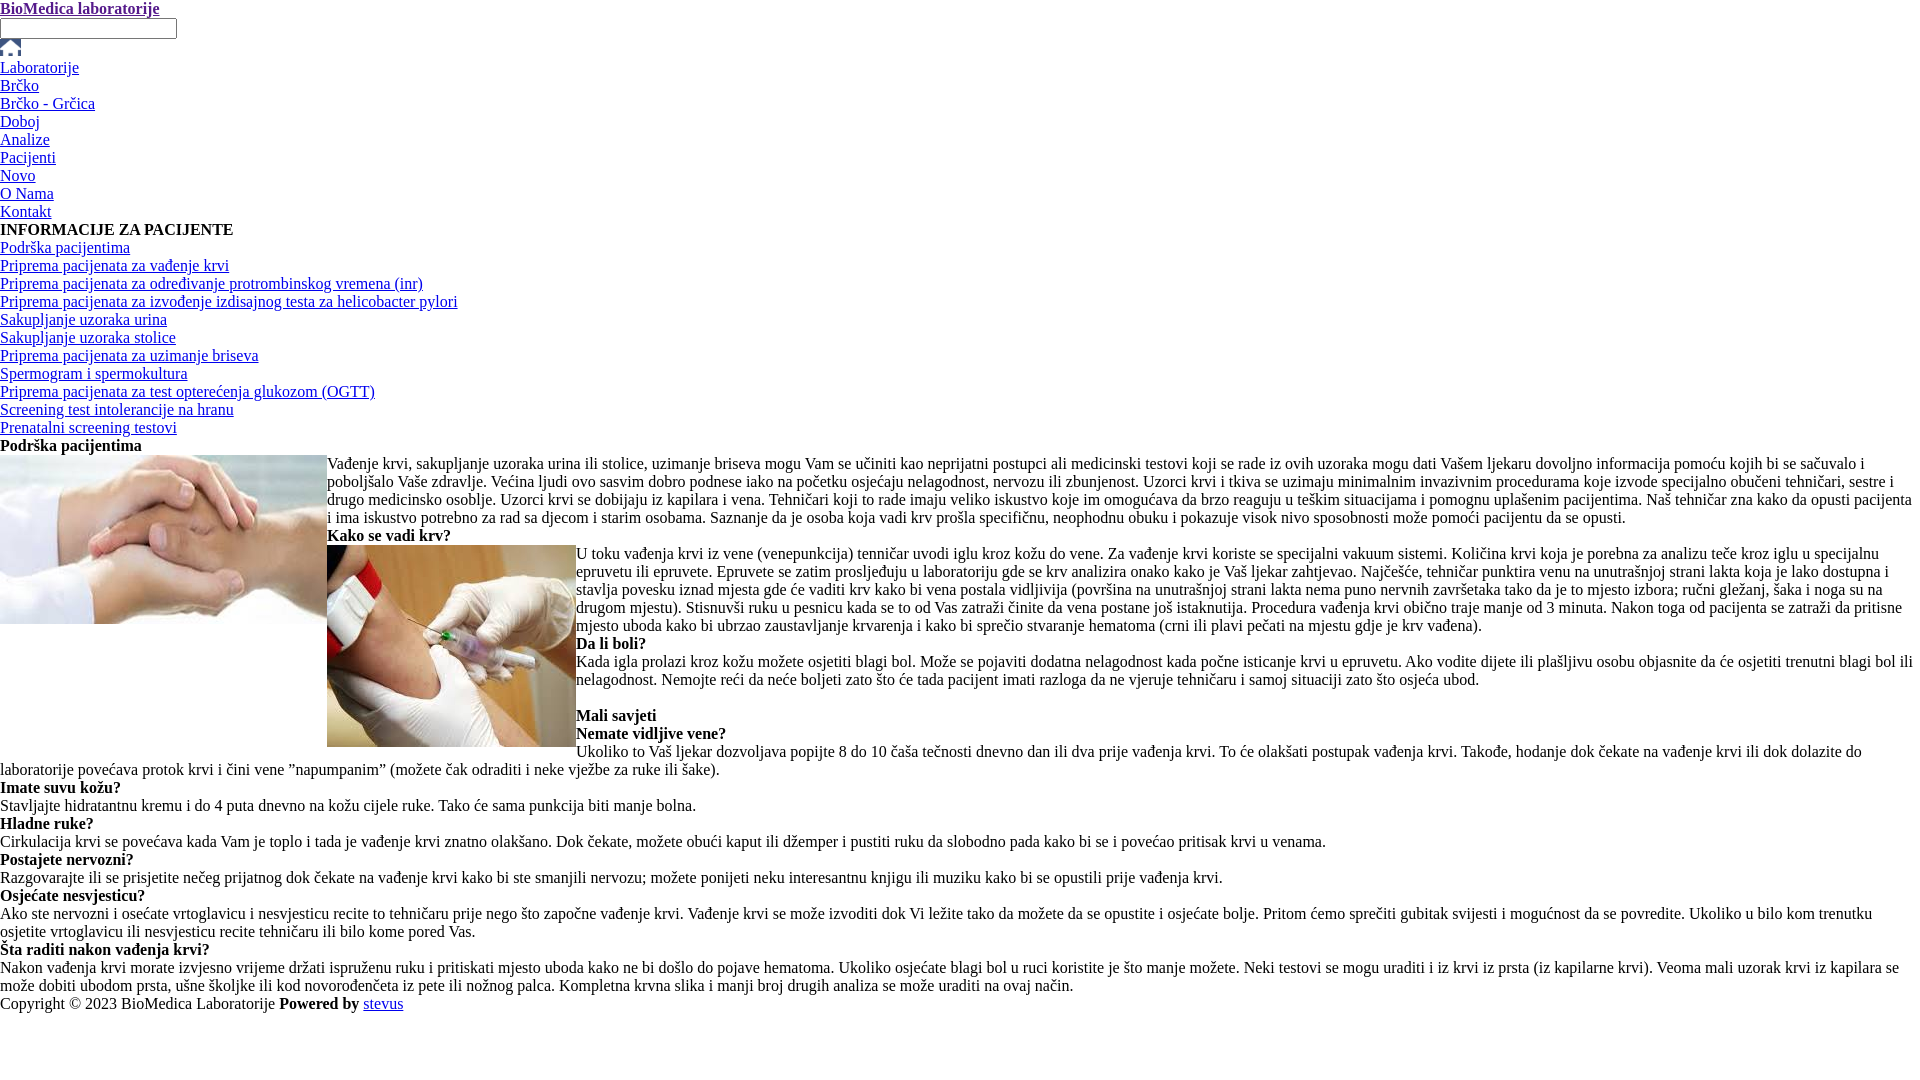 This screenshot has width=1920, height=1080. What do you see at coordinates (93, 373) in the screenshot?
I see `'Spermogram i spermokultura'` at bounding box center [93, 373].